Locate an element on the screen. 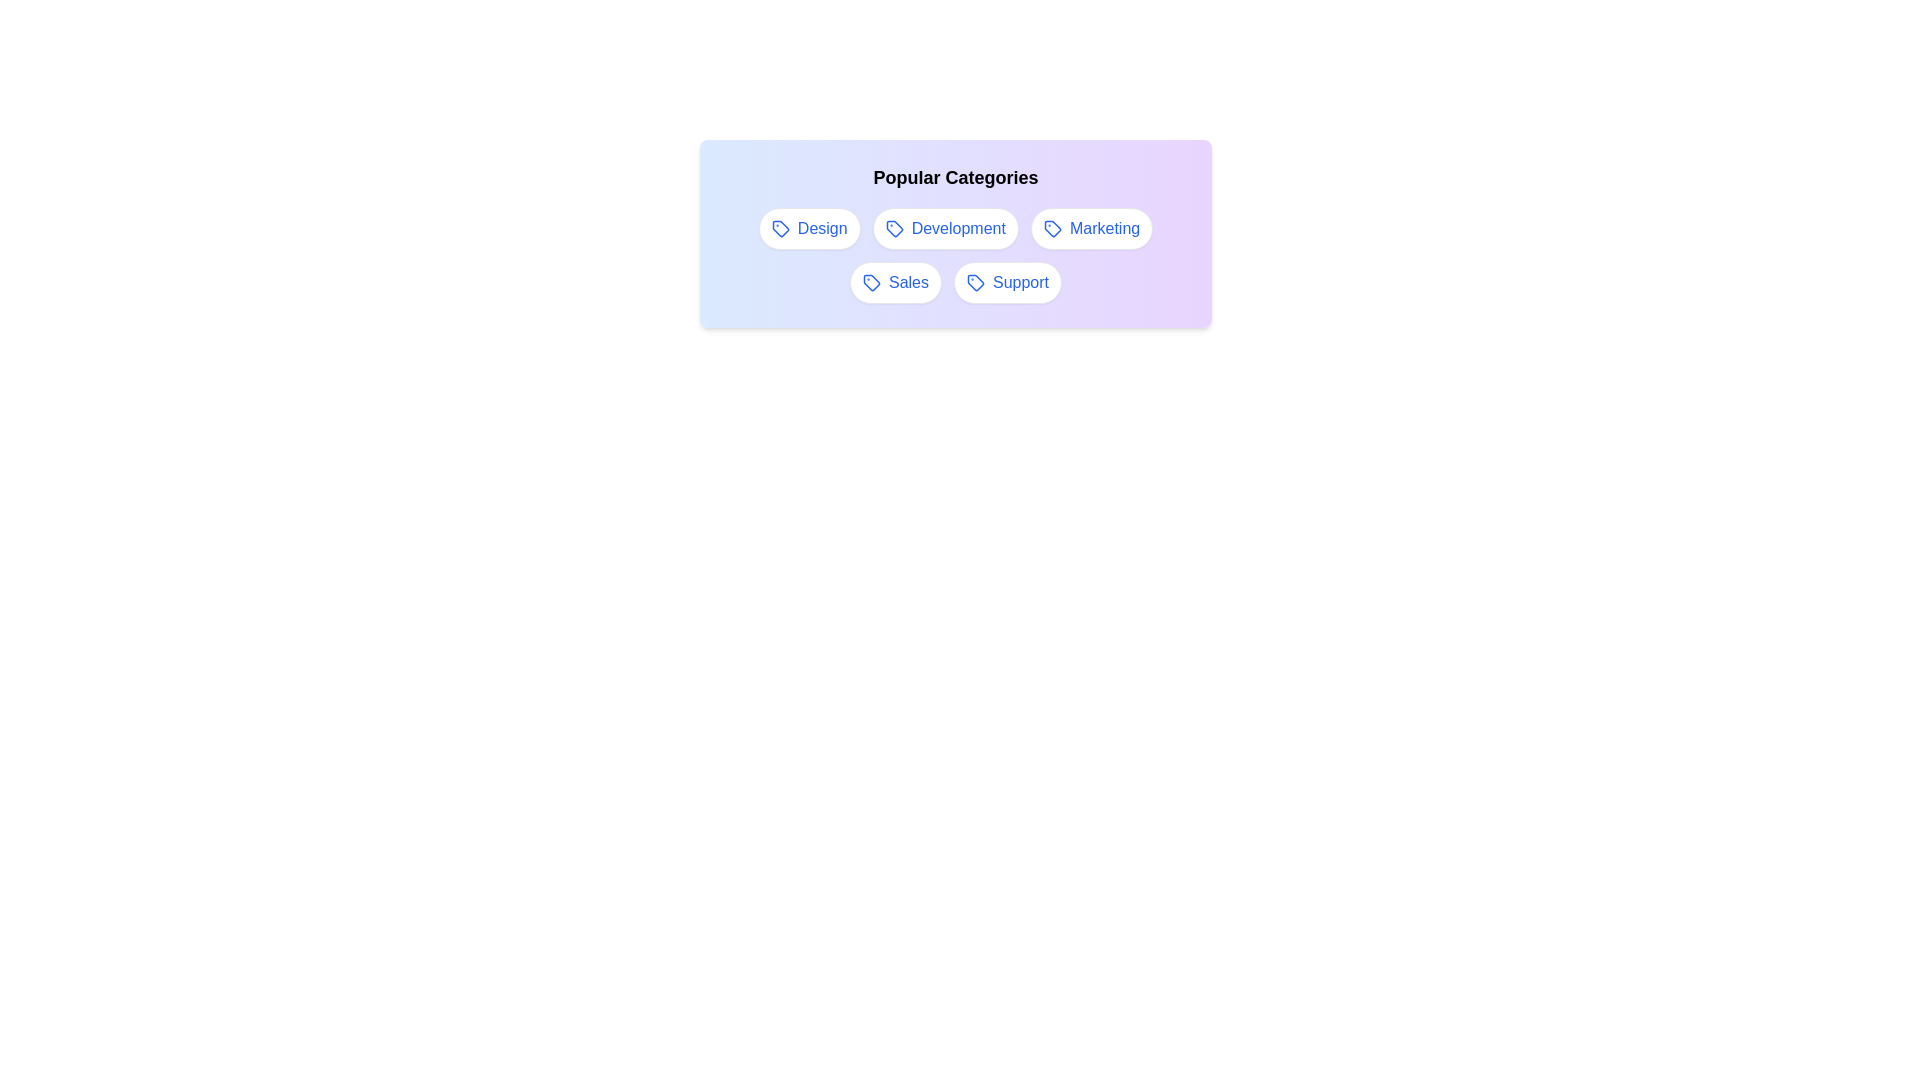  the Design tag to select it is located at coordinates (809, 227).